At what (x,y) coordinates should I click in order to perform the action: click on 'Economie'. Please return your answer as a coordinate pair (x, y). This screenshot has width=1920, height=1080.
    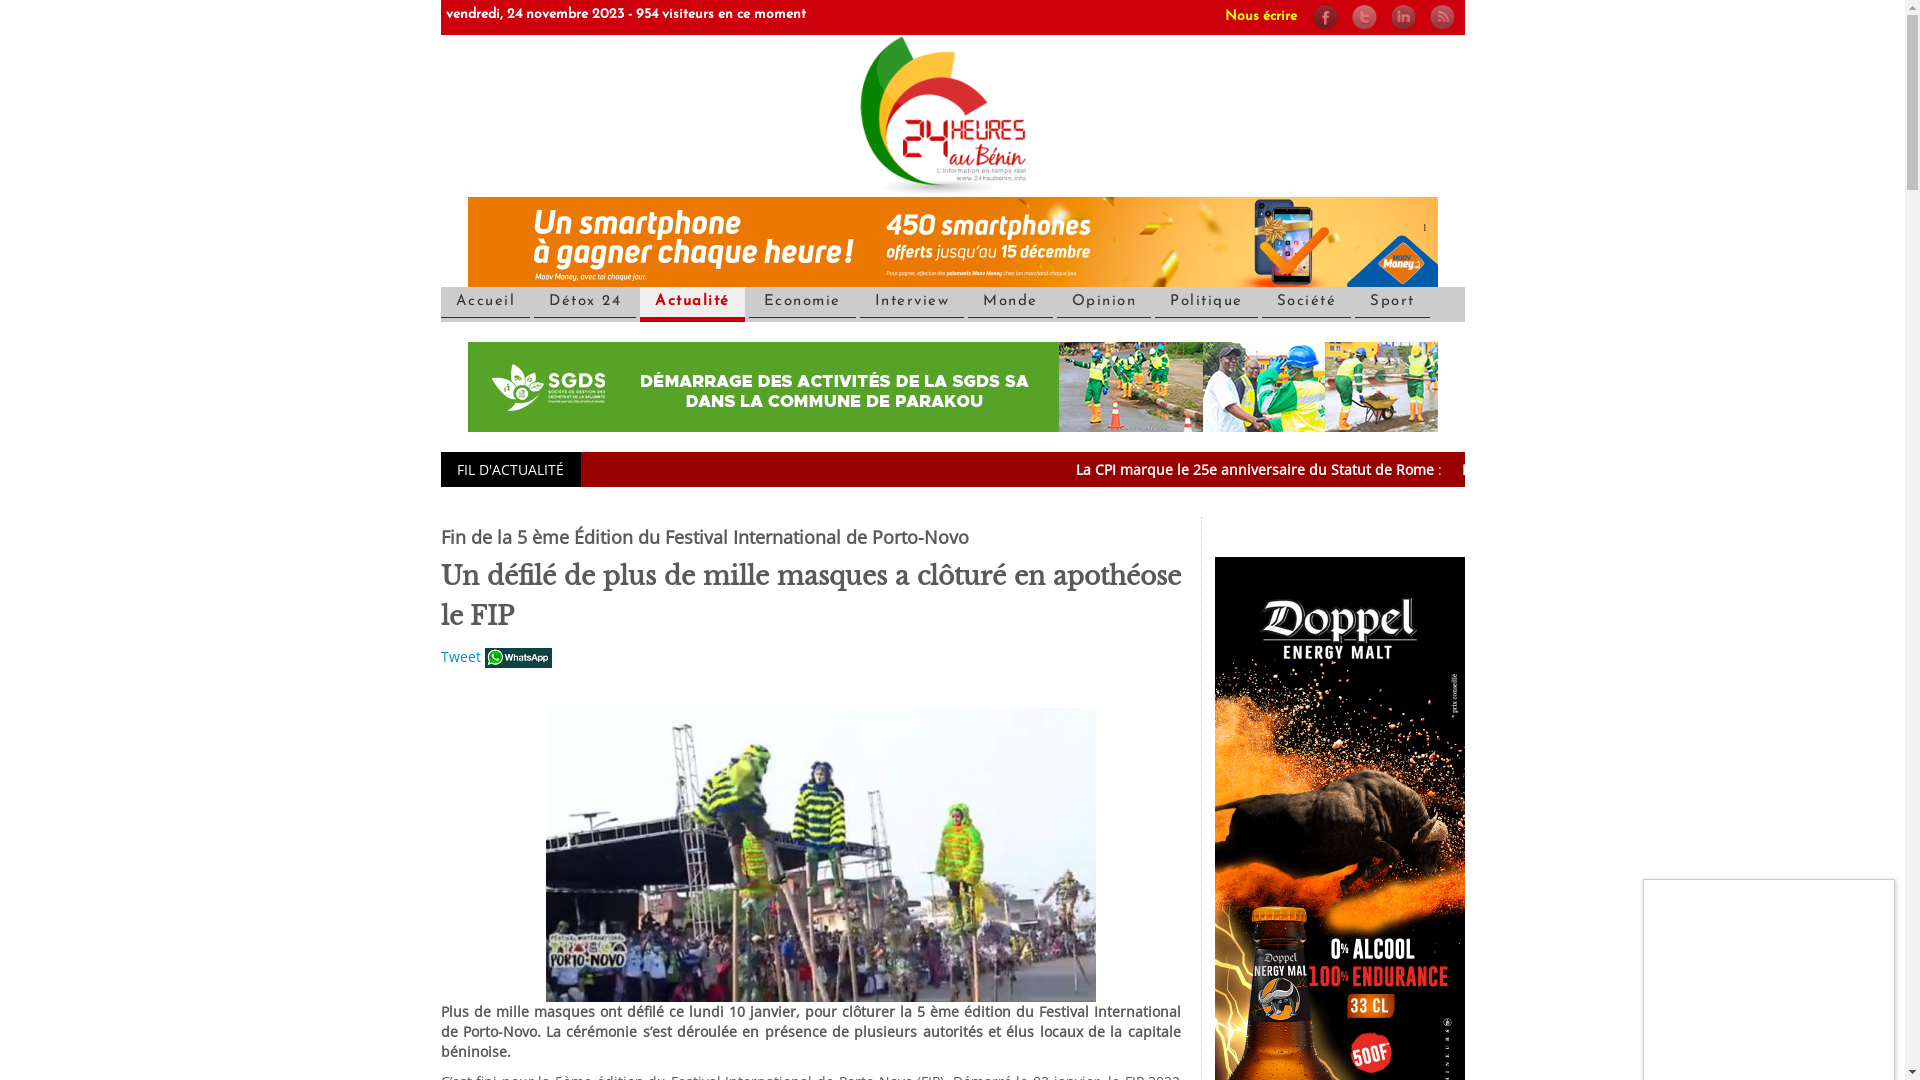
    Looking at the image, I should click on (747, 302).